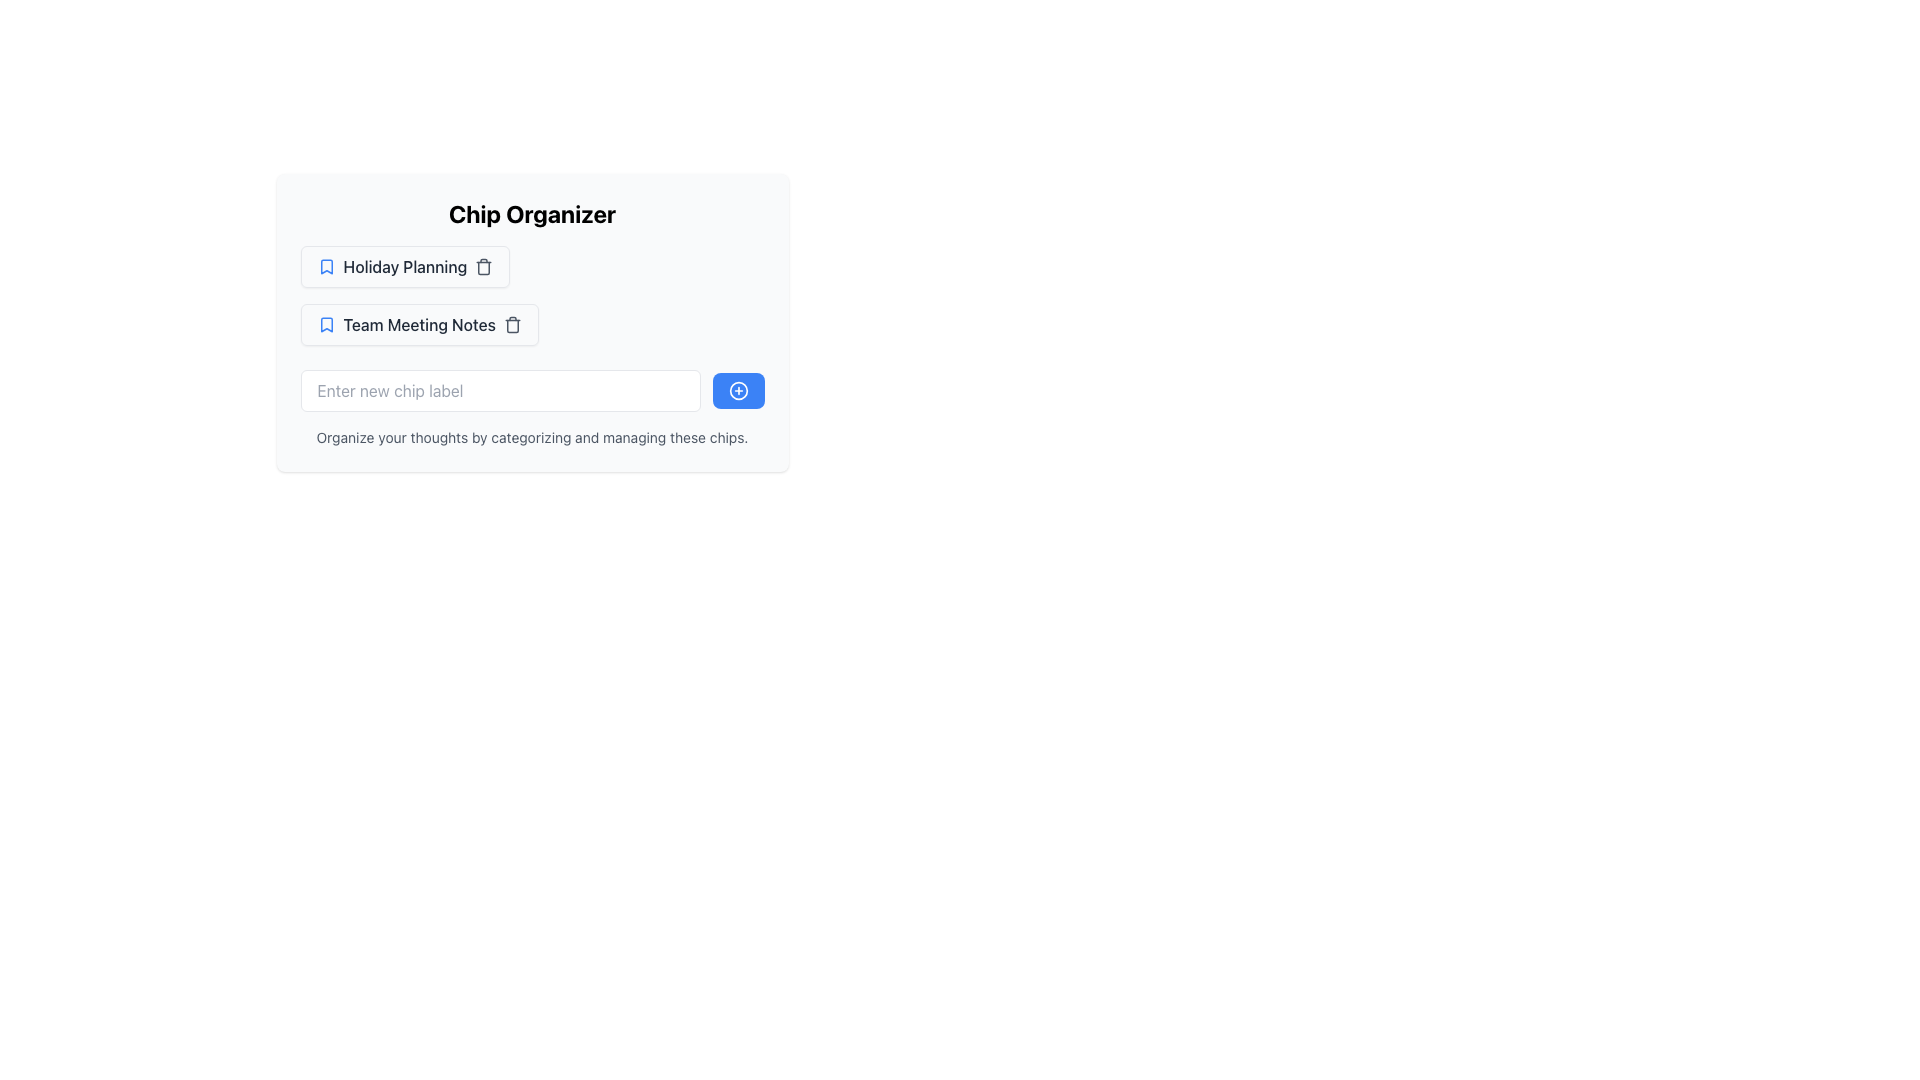  I want to click on the central text content of the chip-style component located beneath the 'Holiday Planning' chip, so click(418, 323).